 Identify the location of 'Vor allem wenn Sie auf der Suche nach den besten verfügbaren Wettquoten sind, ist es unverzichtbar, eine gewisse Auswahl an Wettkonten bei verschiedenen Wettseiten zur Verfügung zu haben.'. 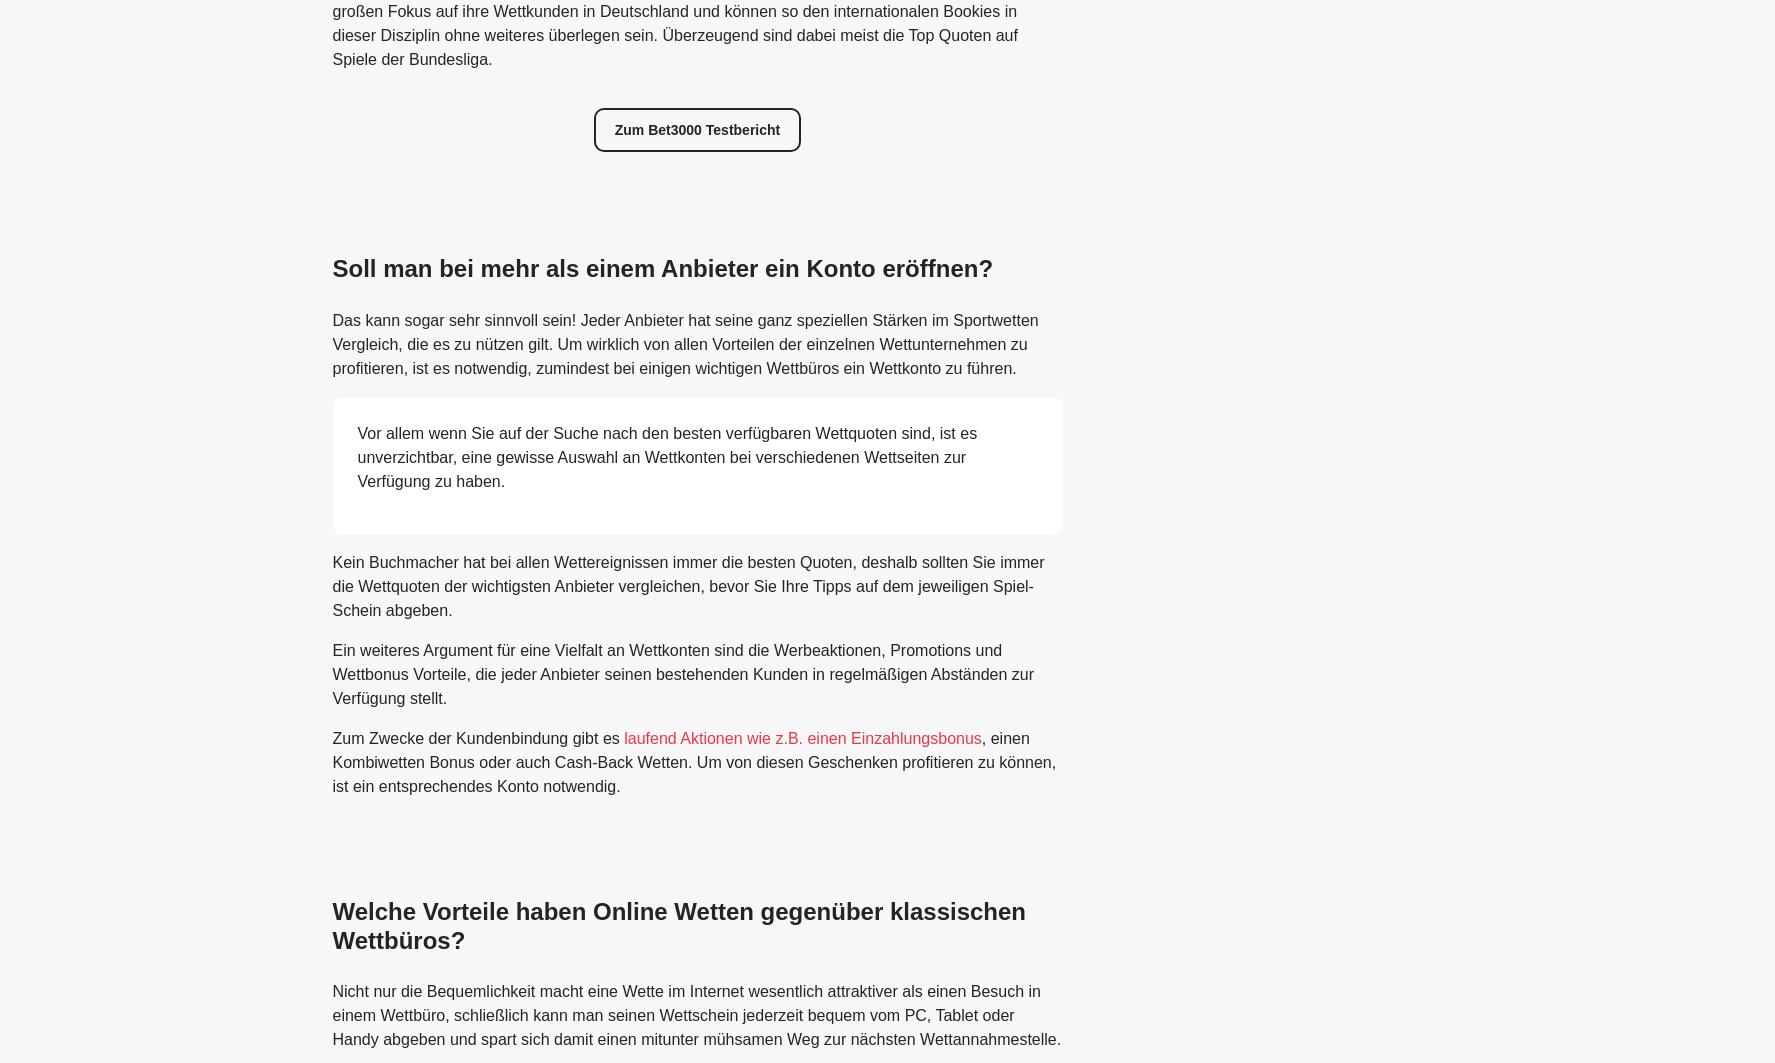
(666, 456).